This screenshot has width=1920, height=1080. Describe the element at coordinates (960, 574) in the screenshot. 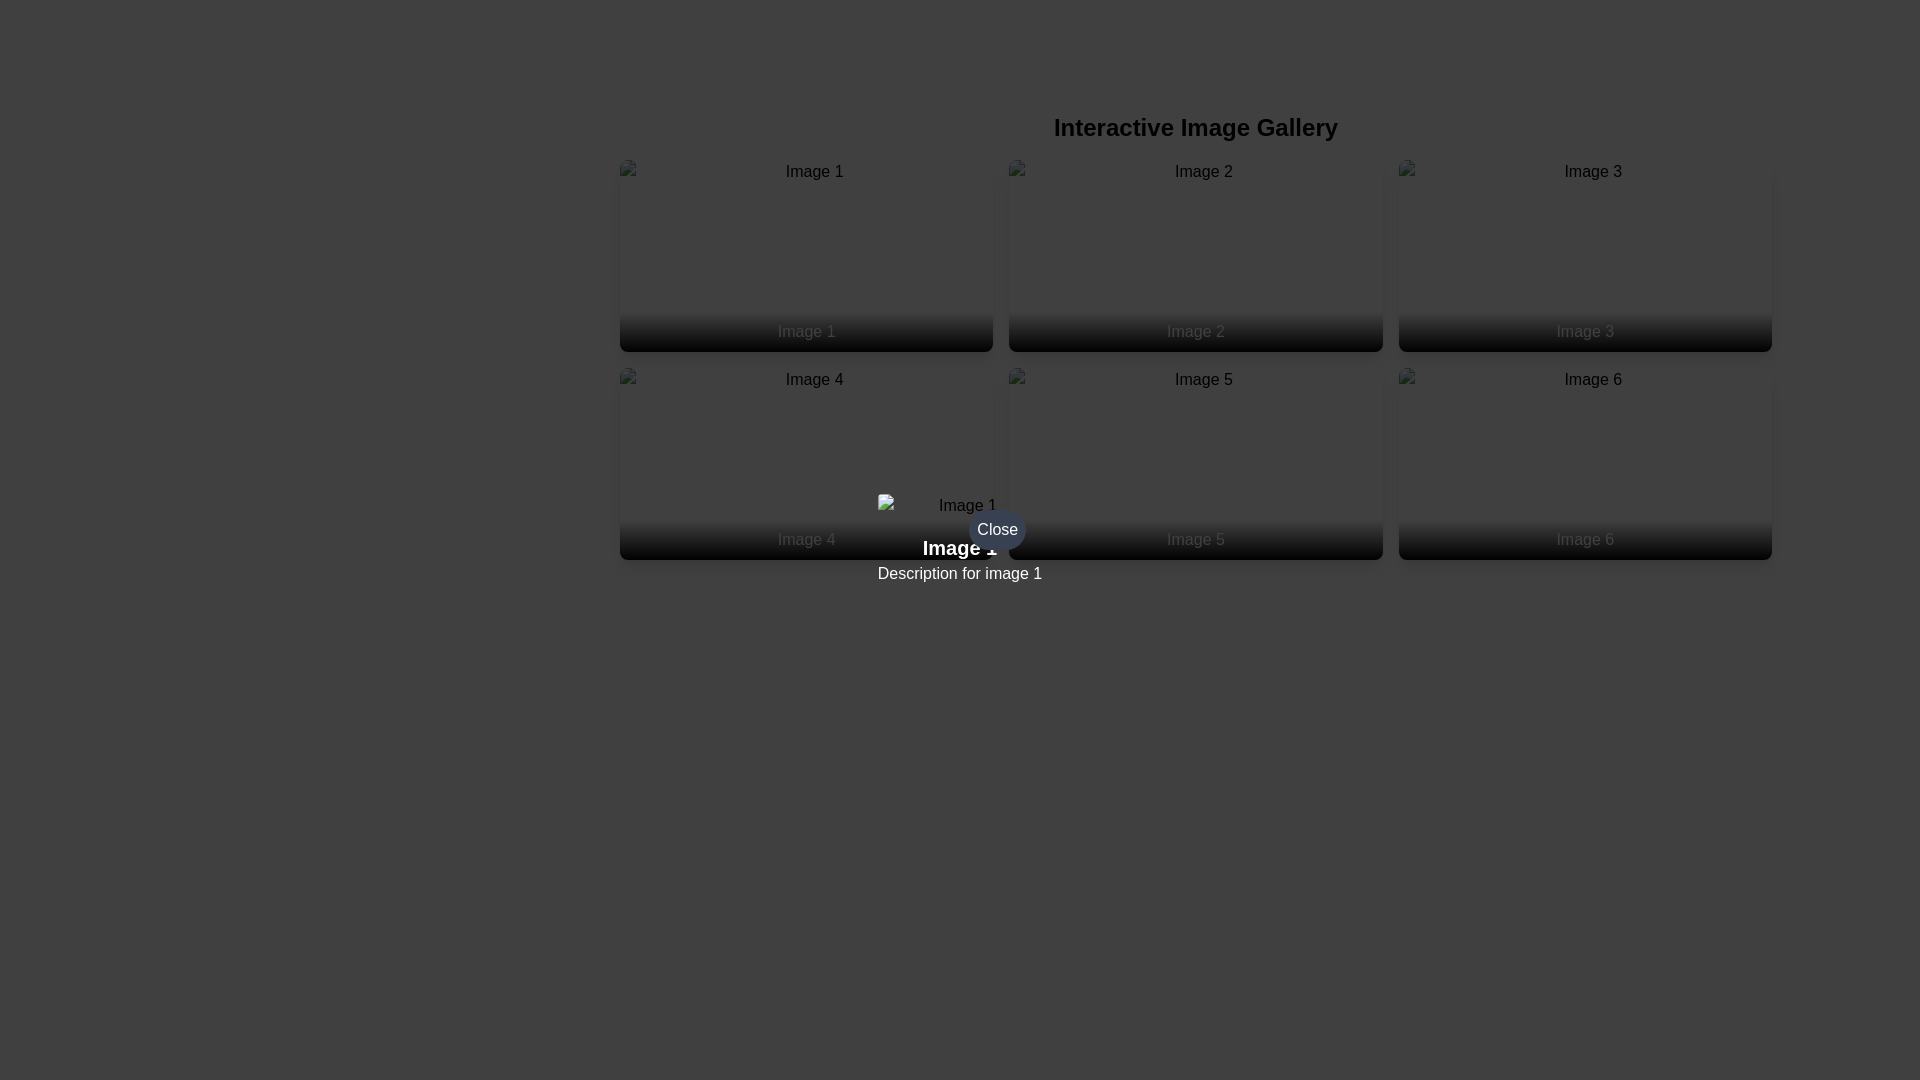

I see `the text block displaying 'Description for image 1', which is centrally aligned below 'Image 1' and has white text on a grayish background` at that location.